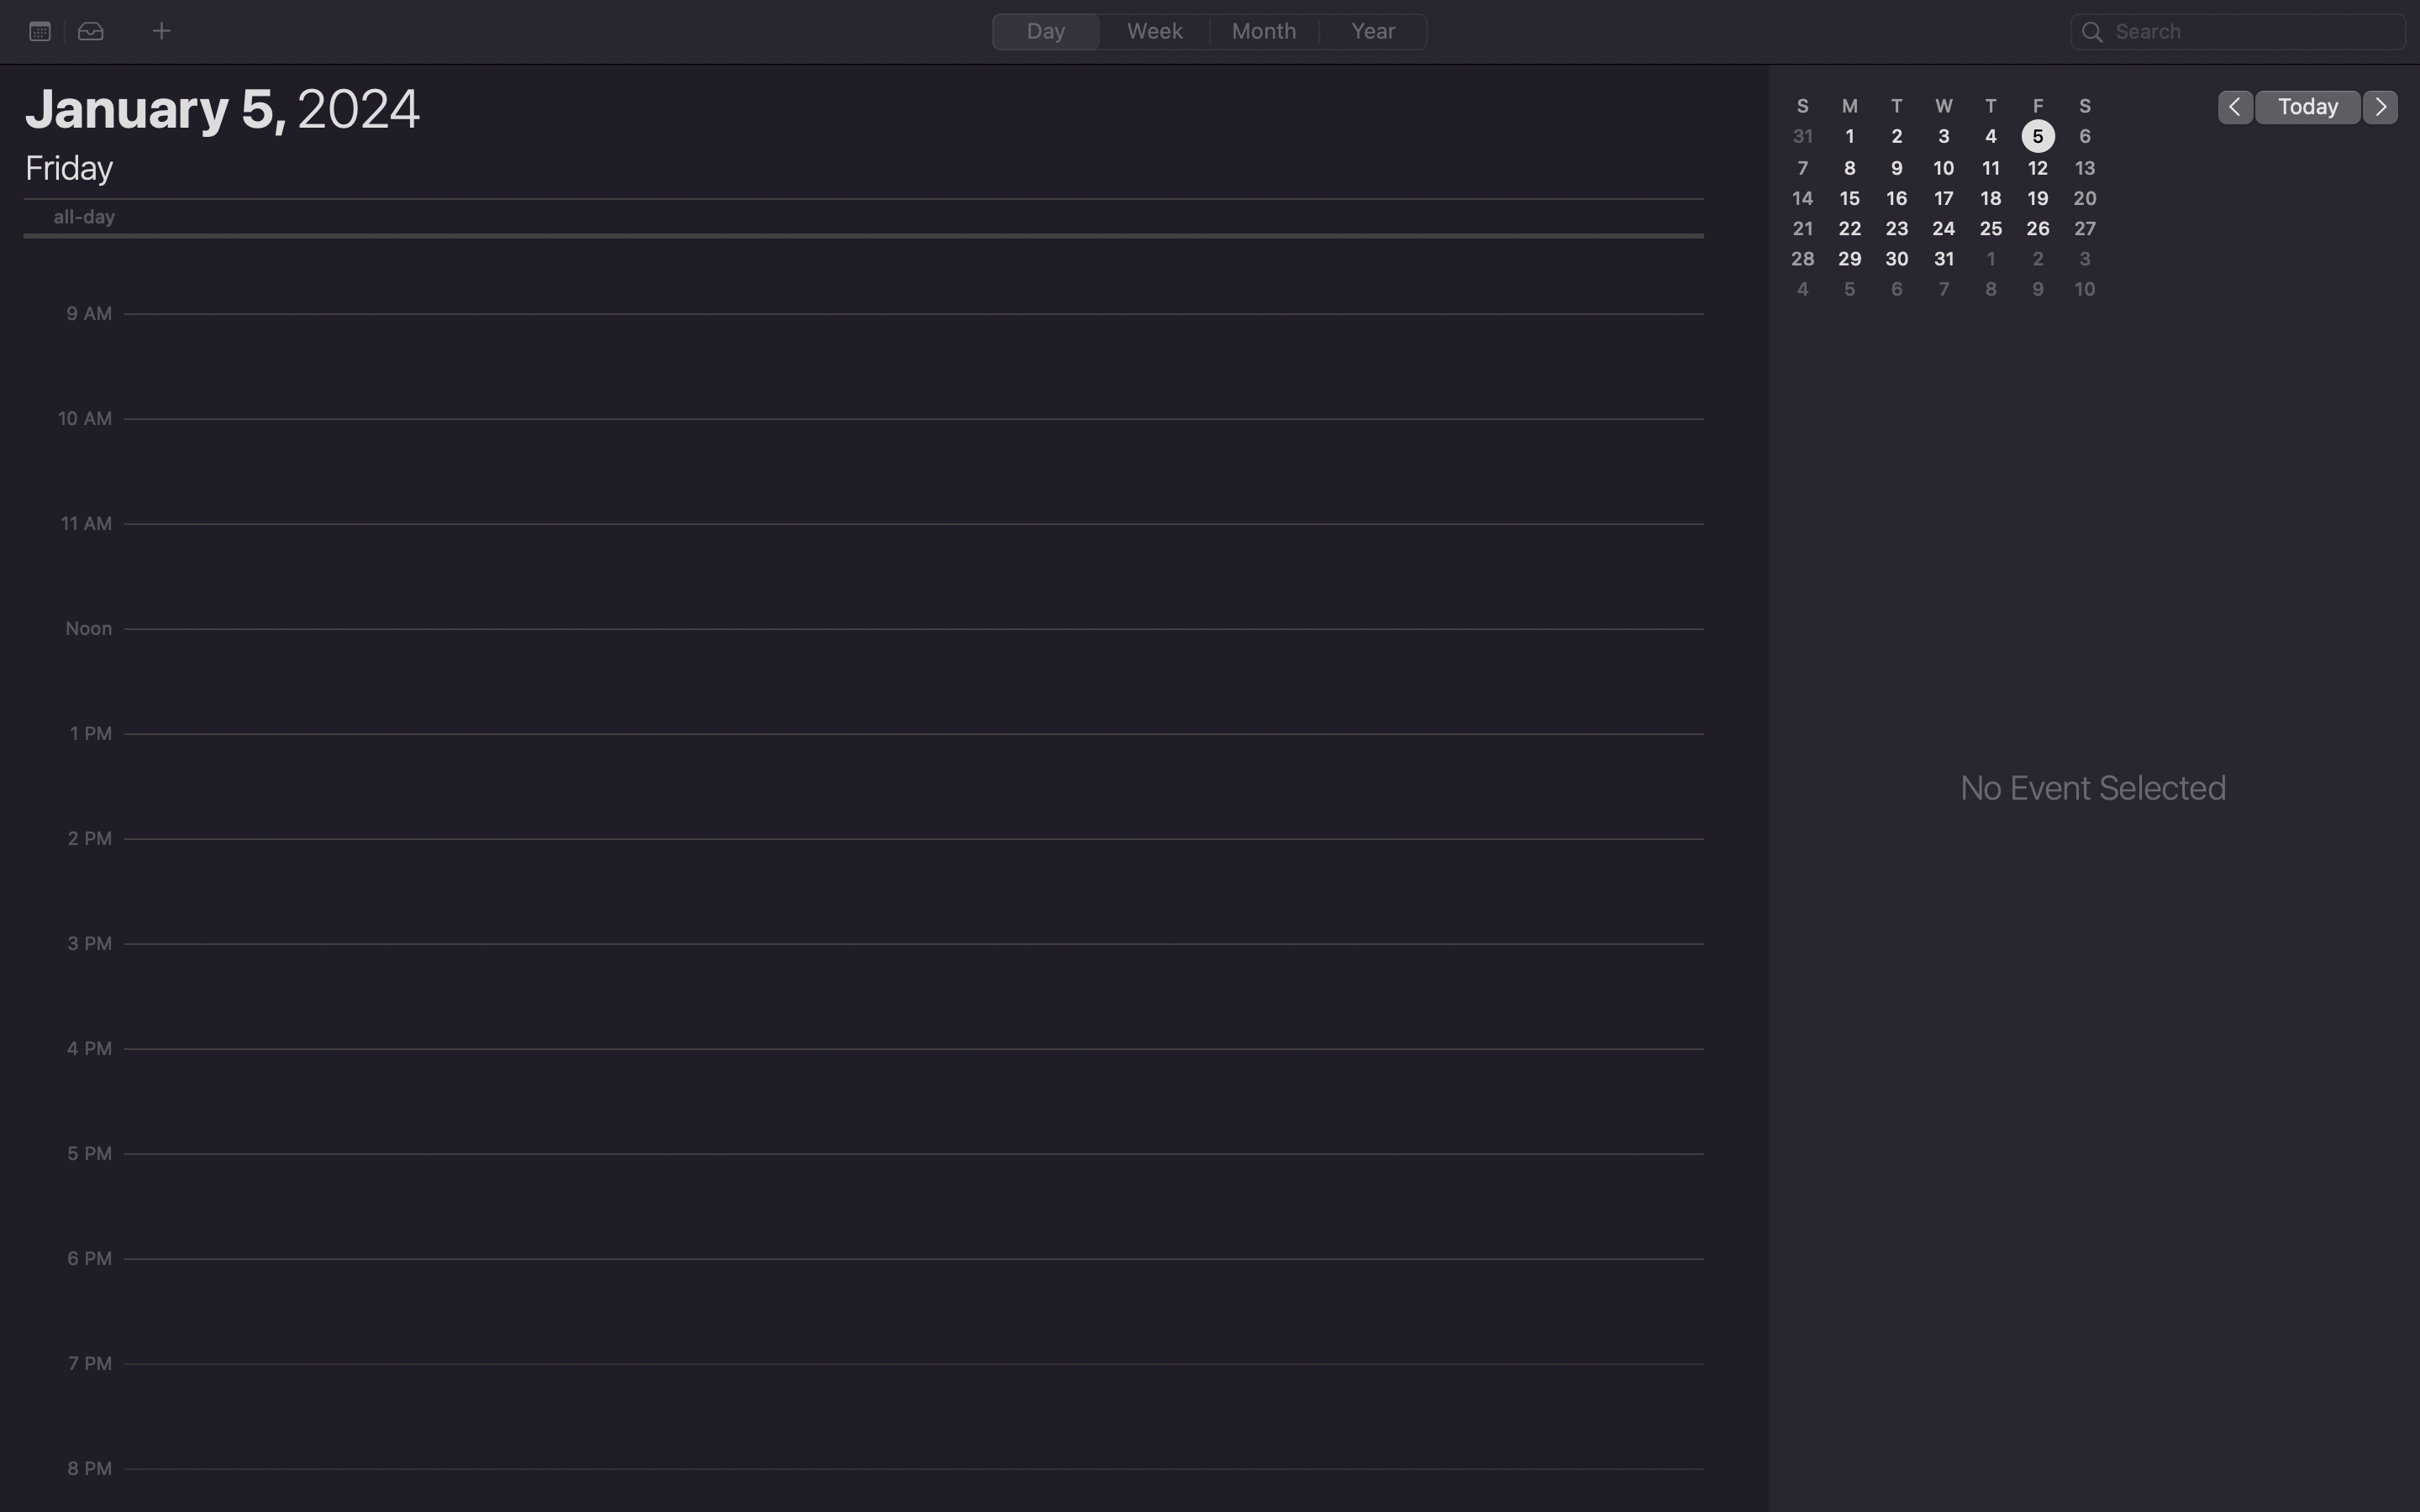 The image size is (2420, 1512). What do you see at coordinates (1372, 32) in the screenshot?
I see `Activate the year mode on your calendar` at bounding box center [1372, 32].